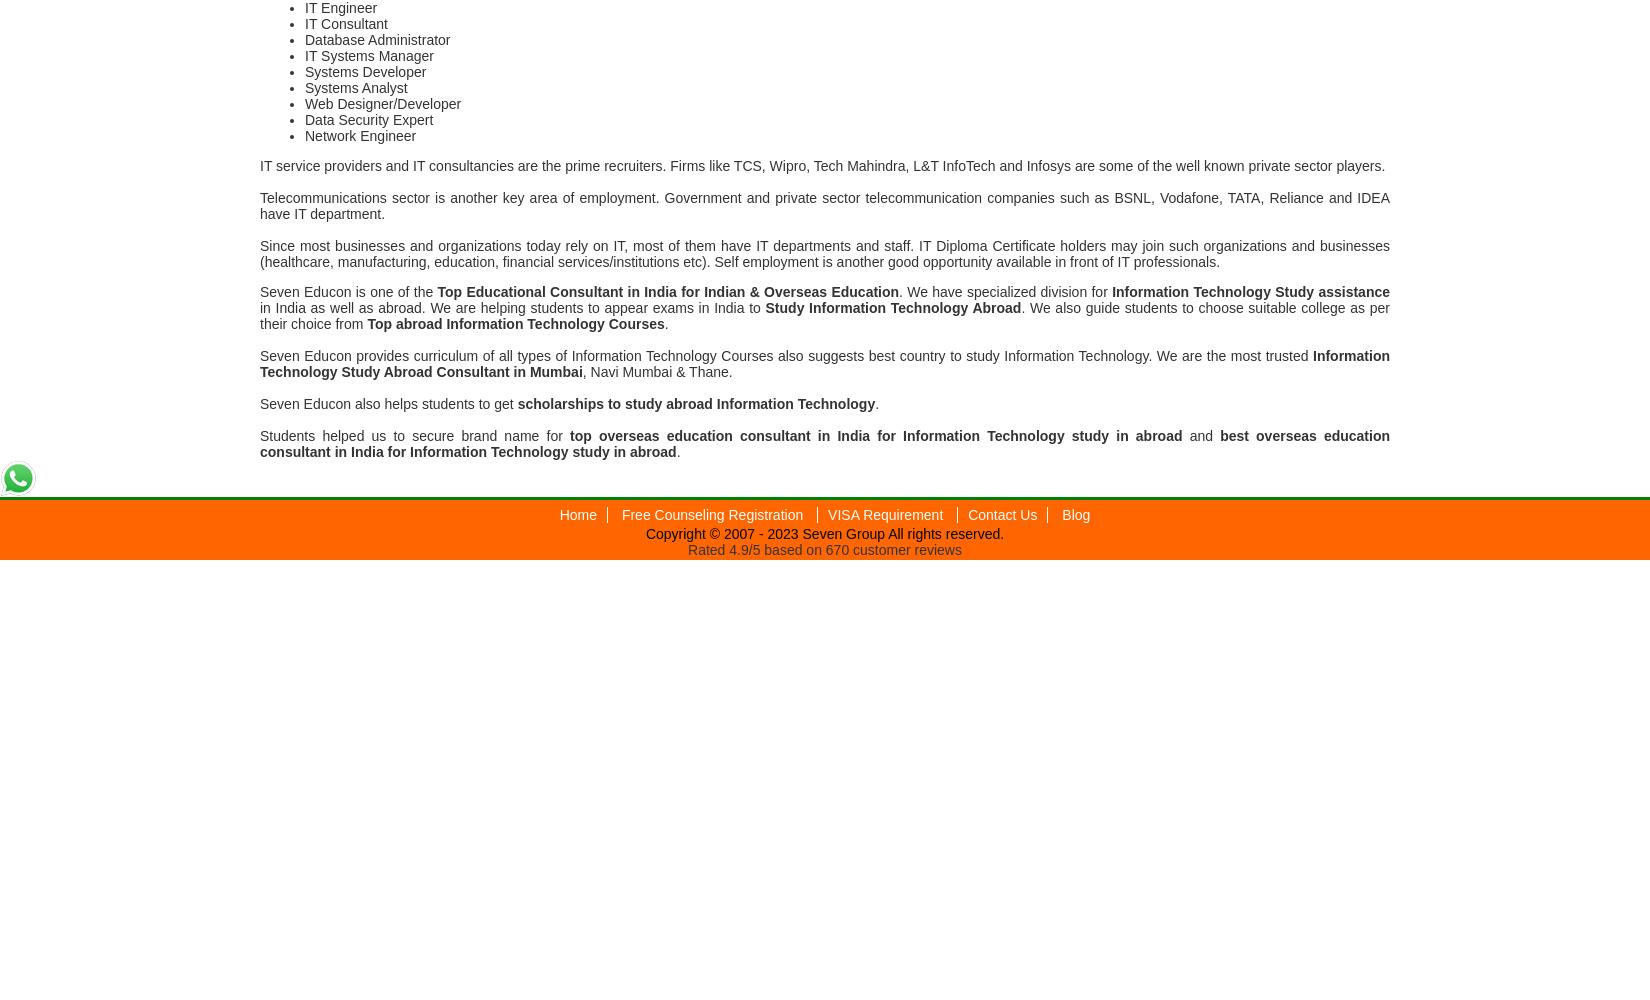 The width and height of the screenshot is (1650, 1000). What do you see at coordinates (887, 514) in the screenshot?
I see `'VISA Requirement'` at bounding box center [887, 514].